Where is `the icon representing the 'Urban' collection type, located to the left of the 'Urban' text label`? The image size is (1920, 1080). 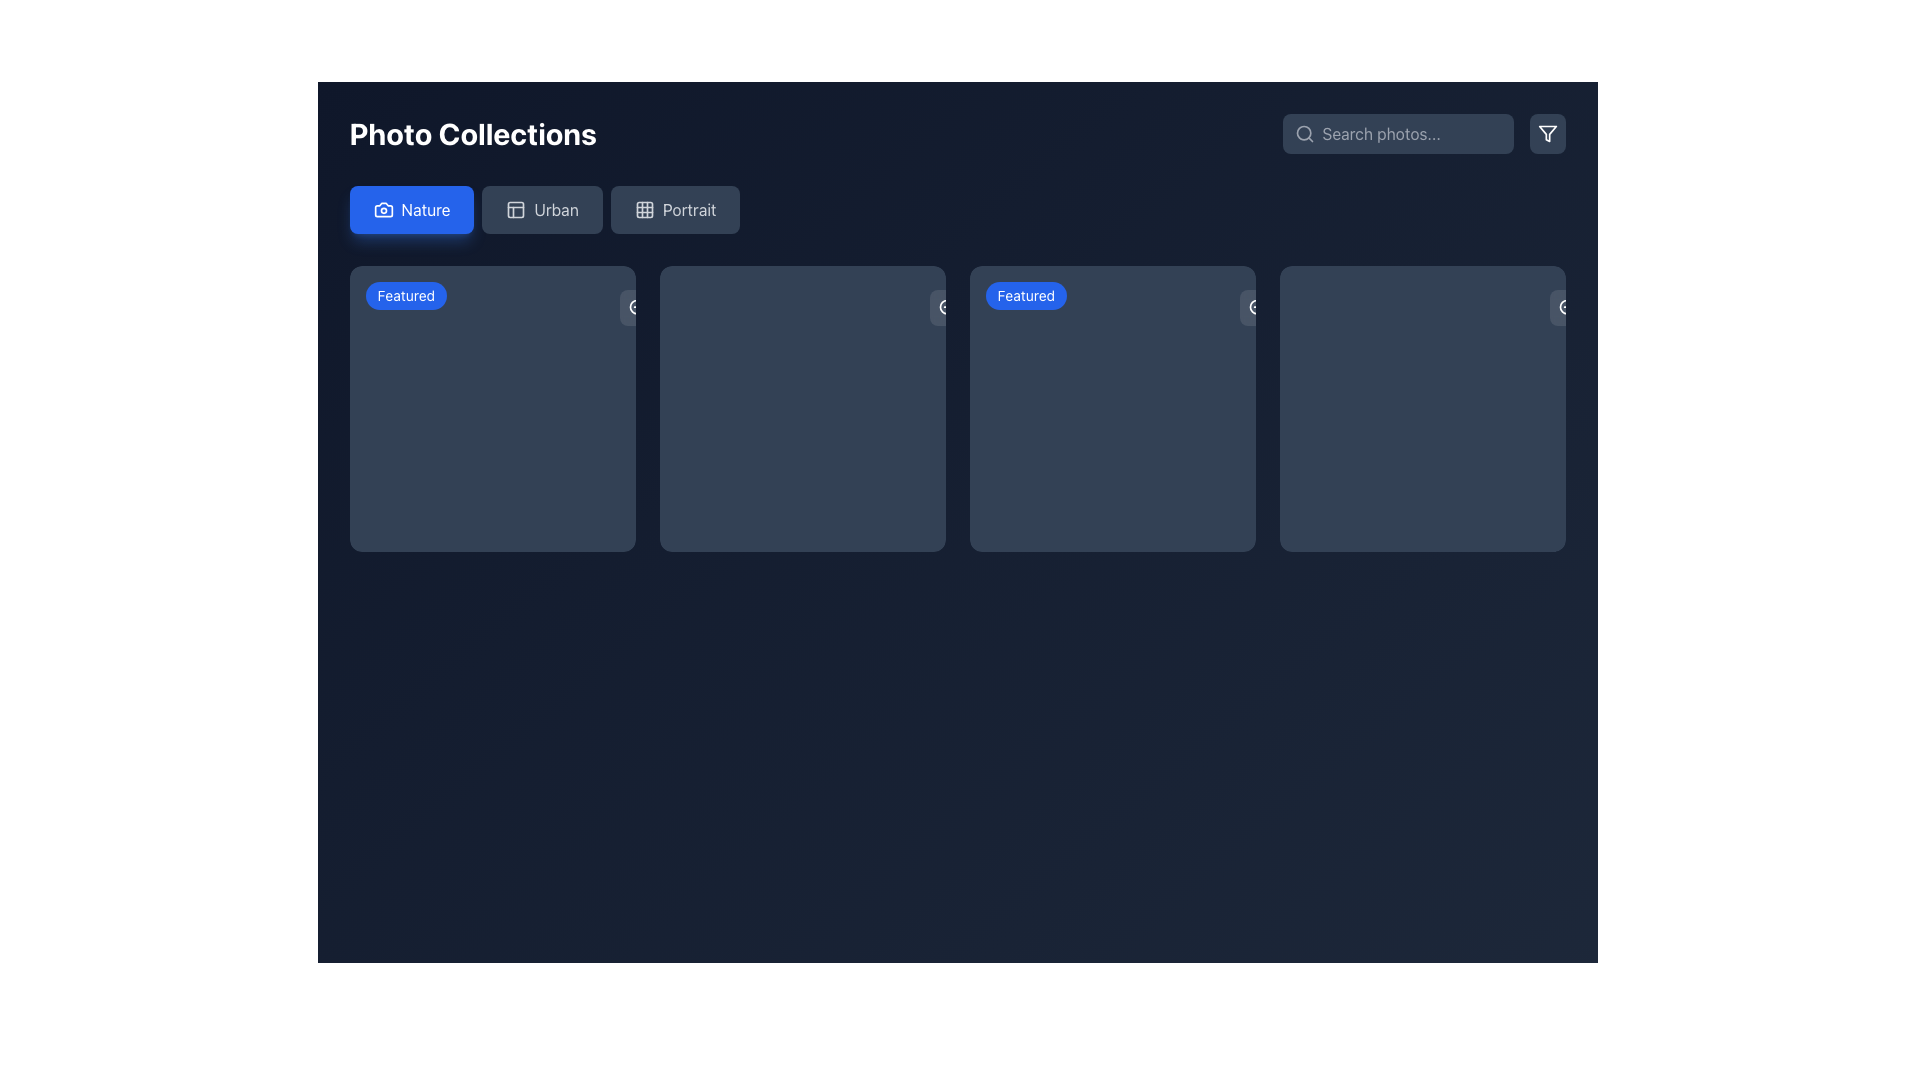
the icon representing the 'Urban' collection type, located to the left of the 'Urban' text label is located at coordinates (516, 209).